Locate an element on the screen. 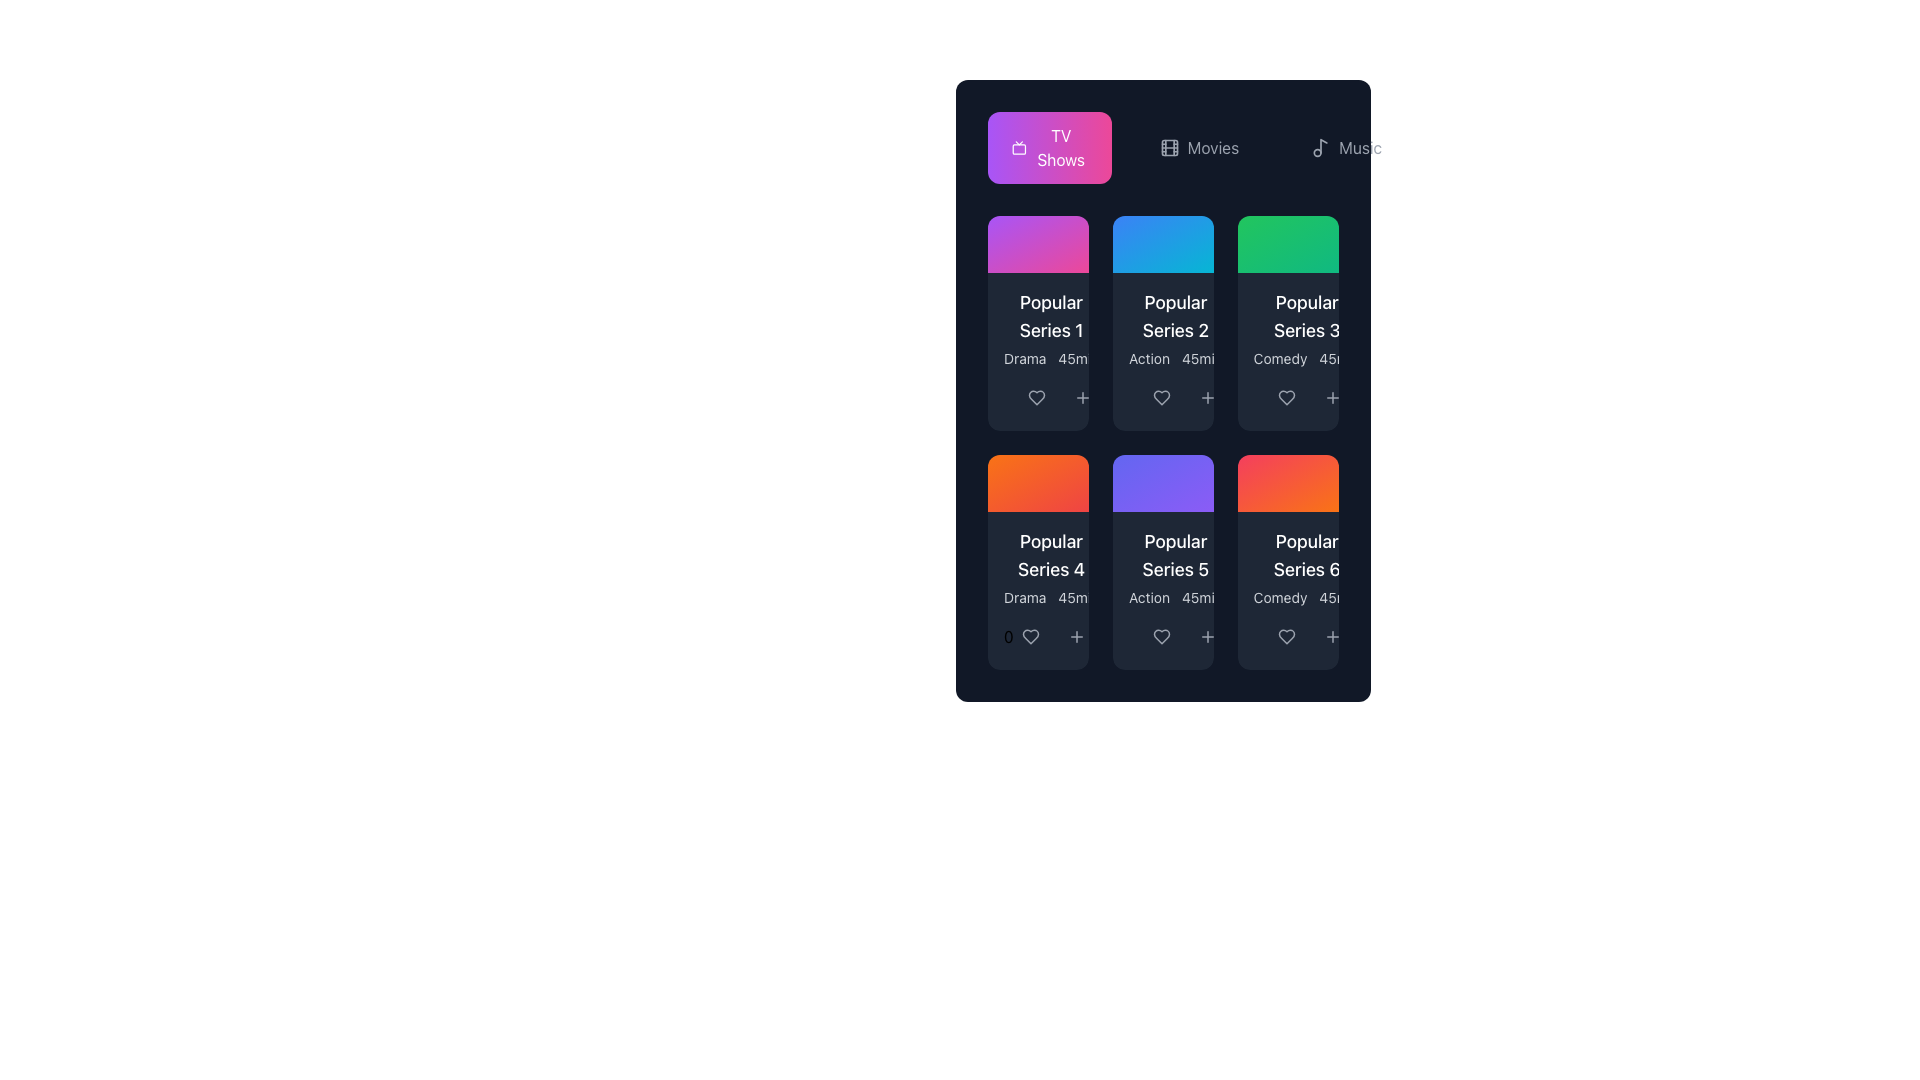  the text label displaying 'Comedy' and '45min' within the 'Popular Series 3' card is located at coordinates (1307, 357).